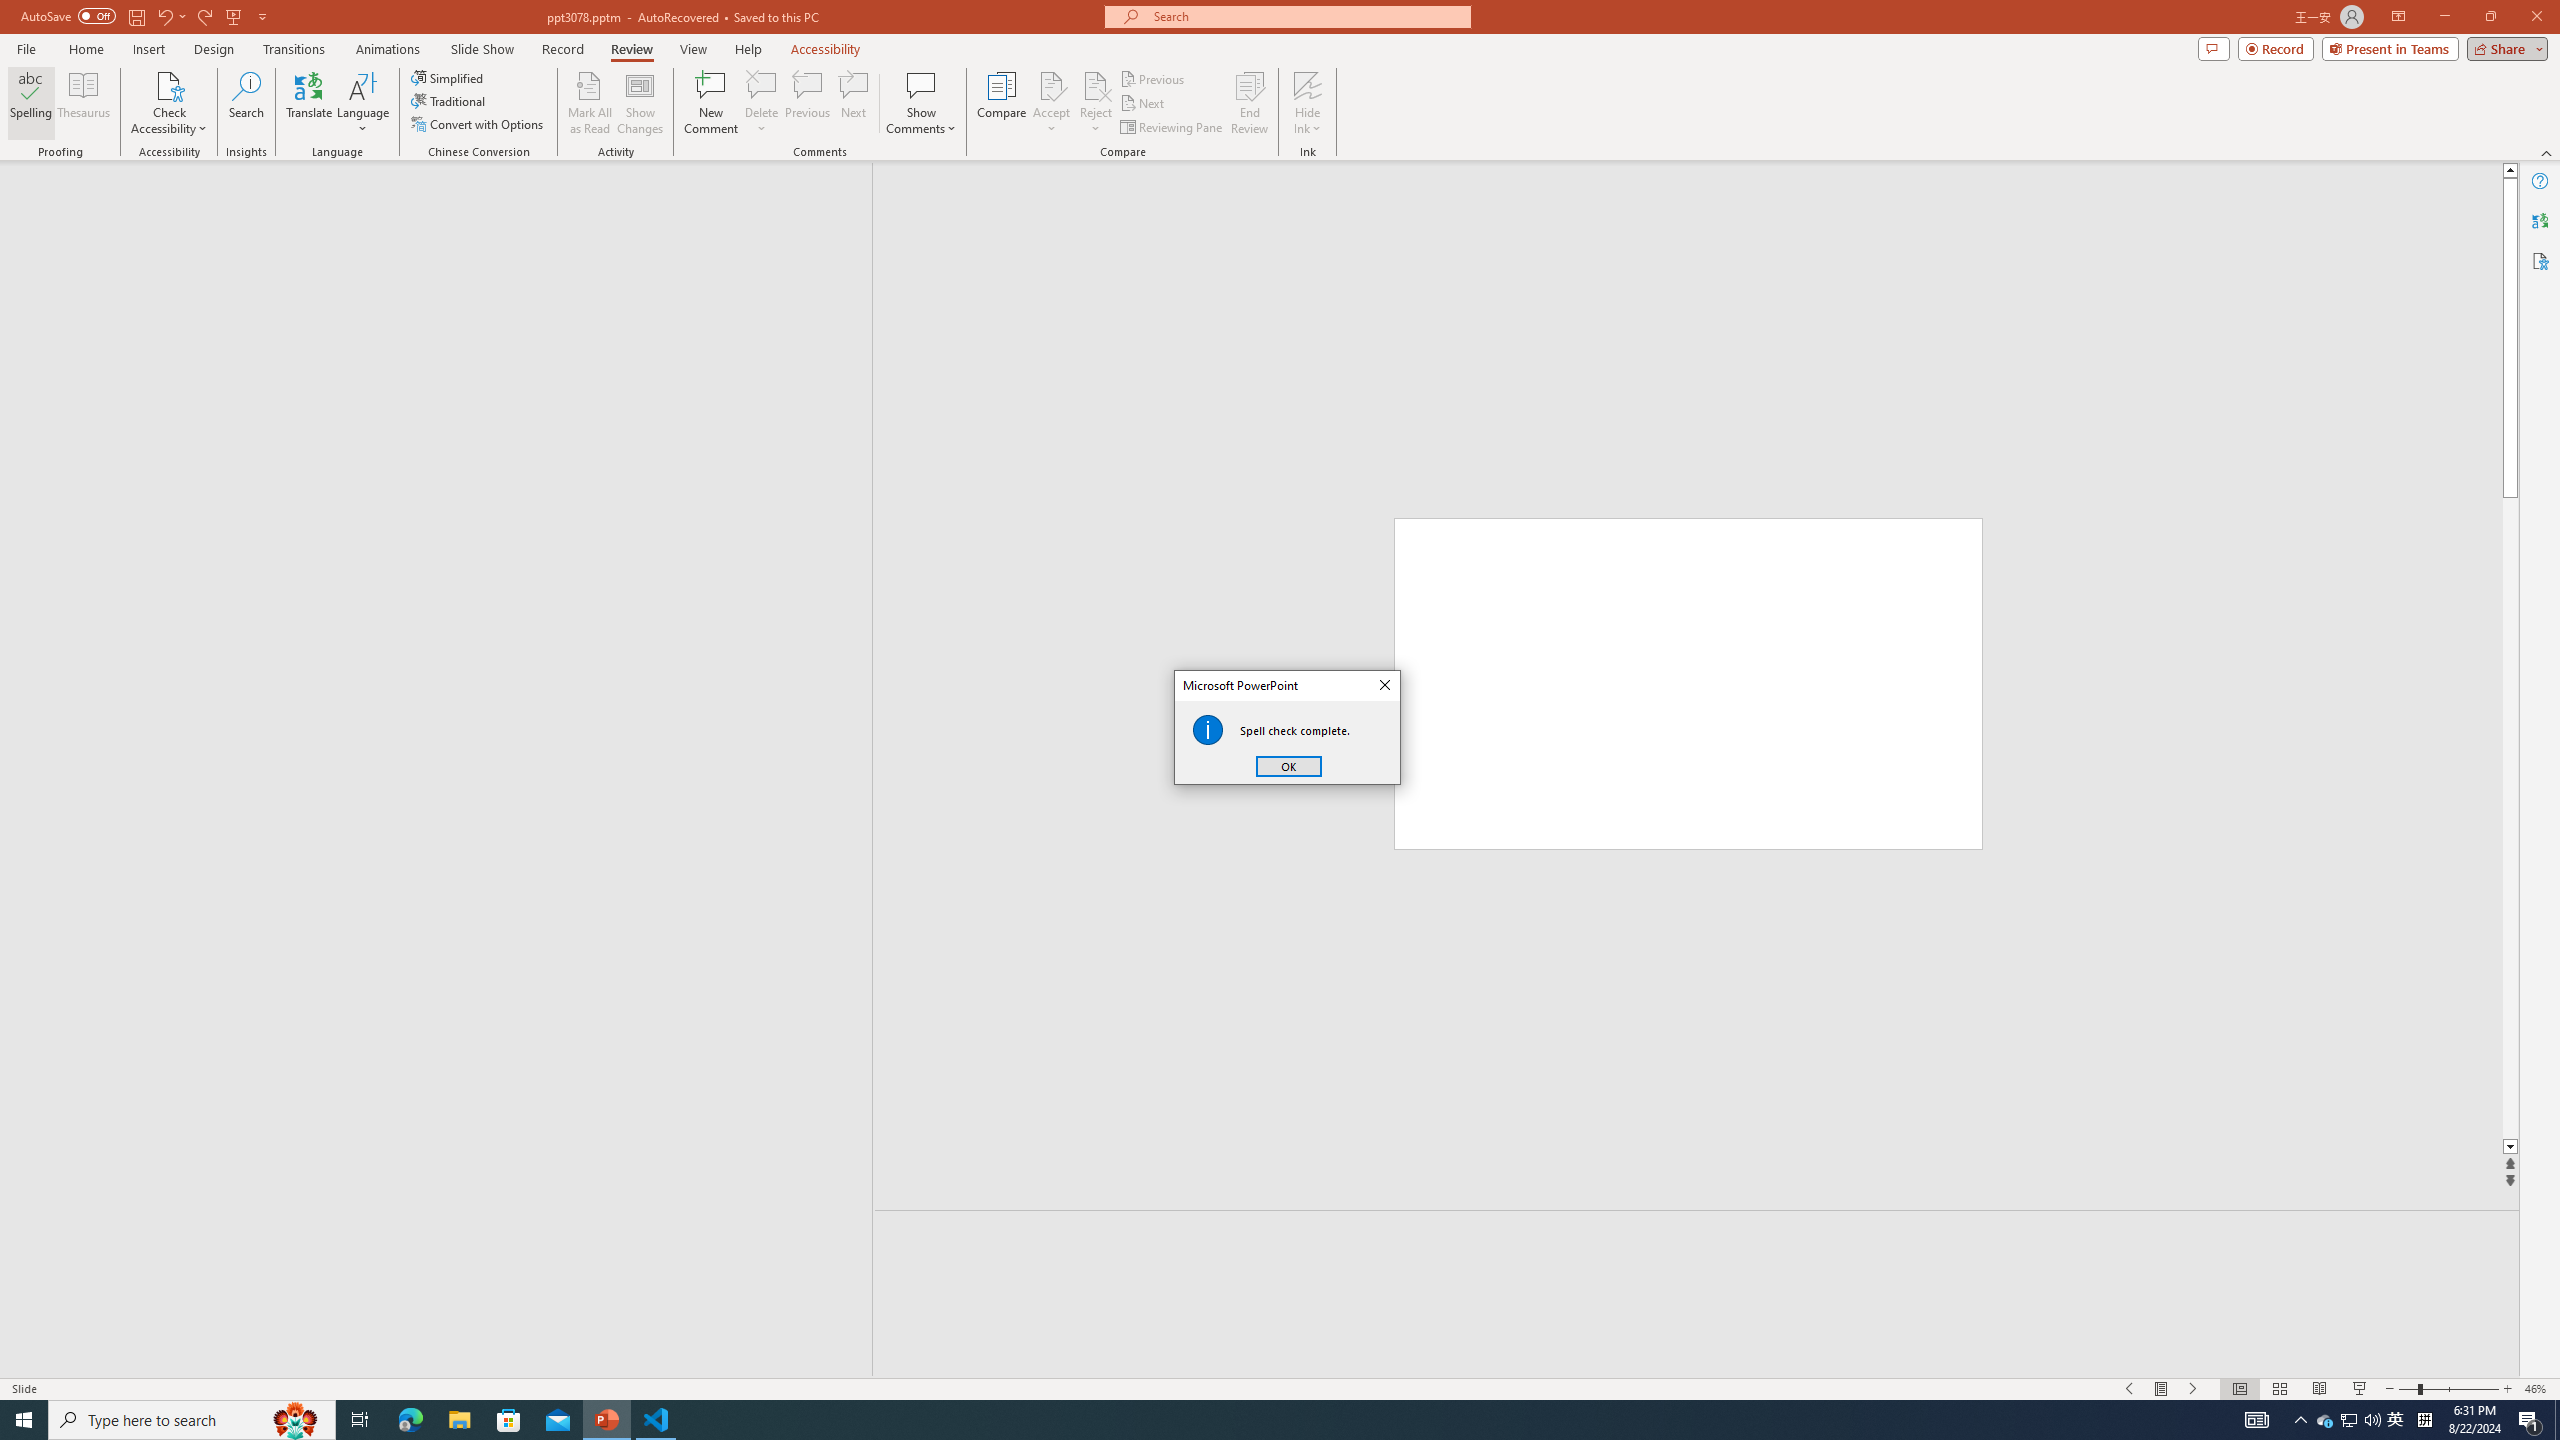 Image resolution: width=2560 pixels, height=1440 pixels. What do you see at coordinates (2213, 47) in the screenshot?
I see `'Comments'` at bounding box center [2213, 47].